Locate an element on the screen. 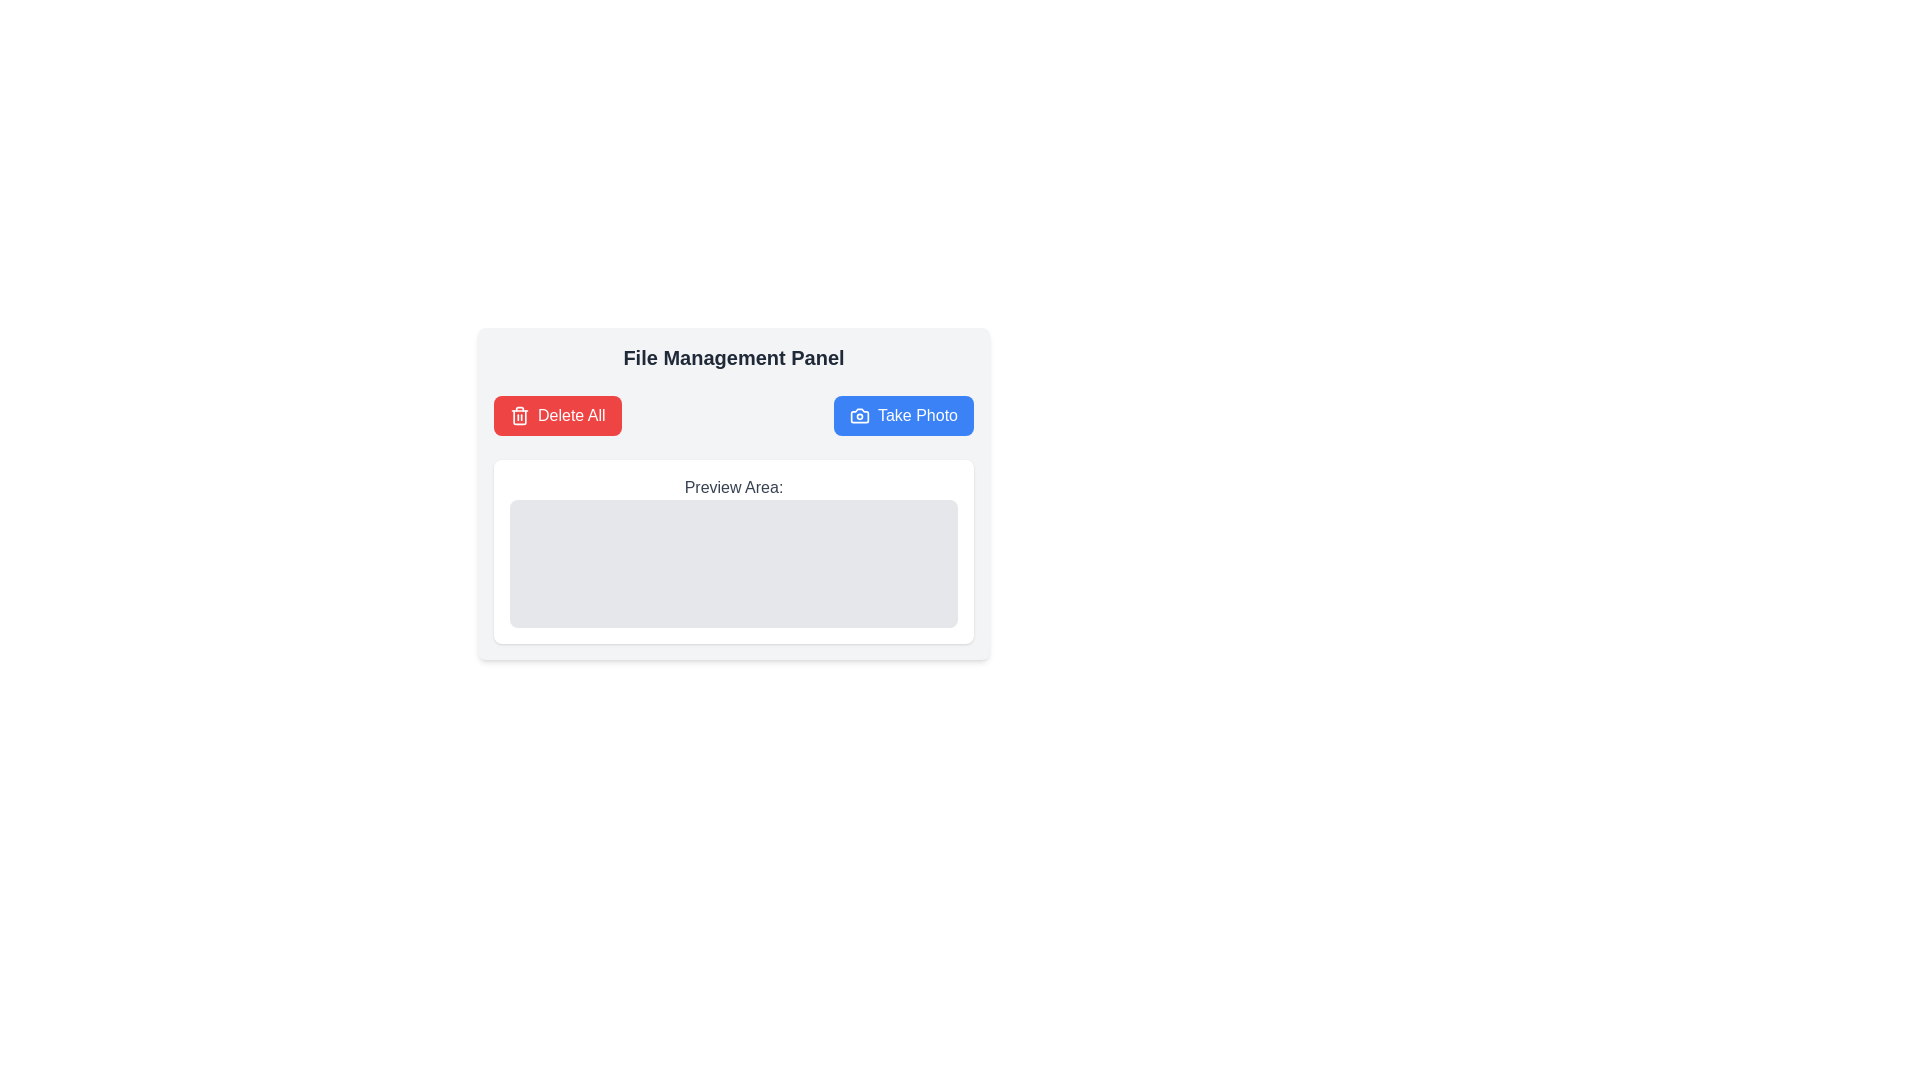  the 'Delete All' icon located in the upper-left region of the 'File Management Panel', which is adjacent to the 'Take Photo' blue button is located at coordinates (519, 415).